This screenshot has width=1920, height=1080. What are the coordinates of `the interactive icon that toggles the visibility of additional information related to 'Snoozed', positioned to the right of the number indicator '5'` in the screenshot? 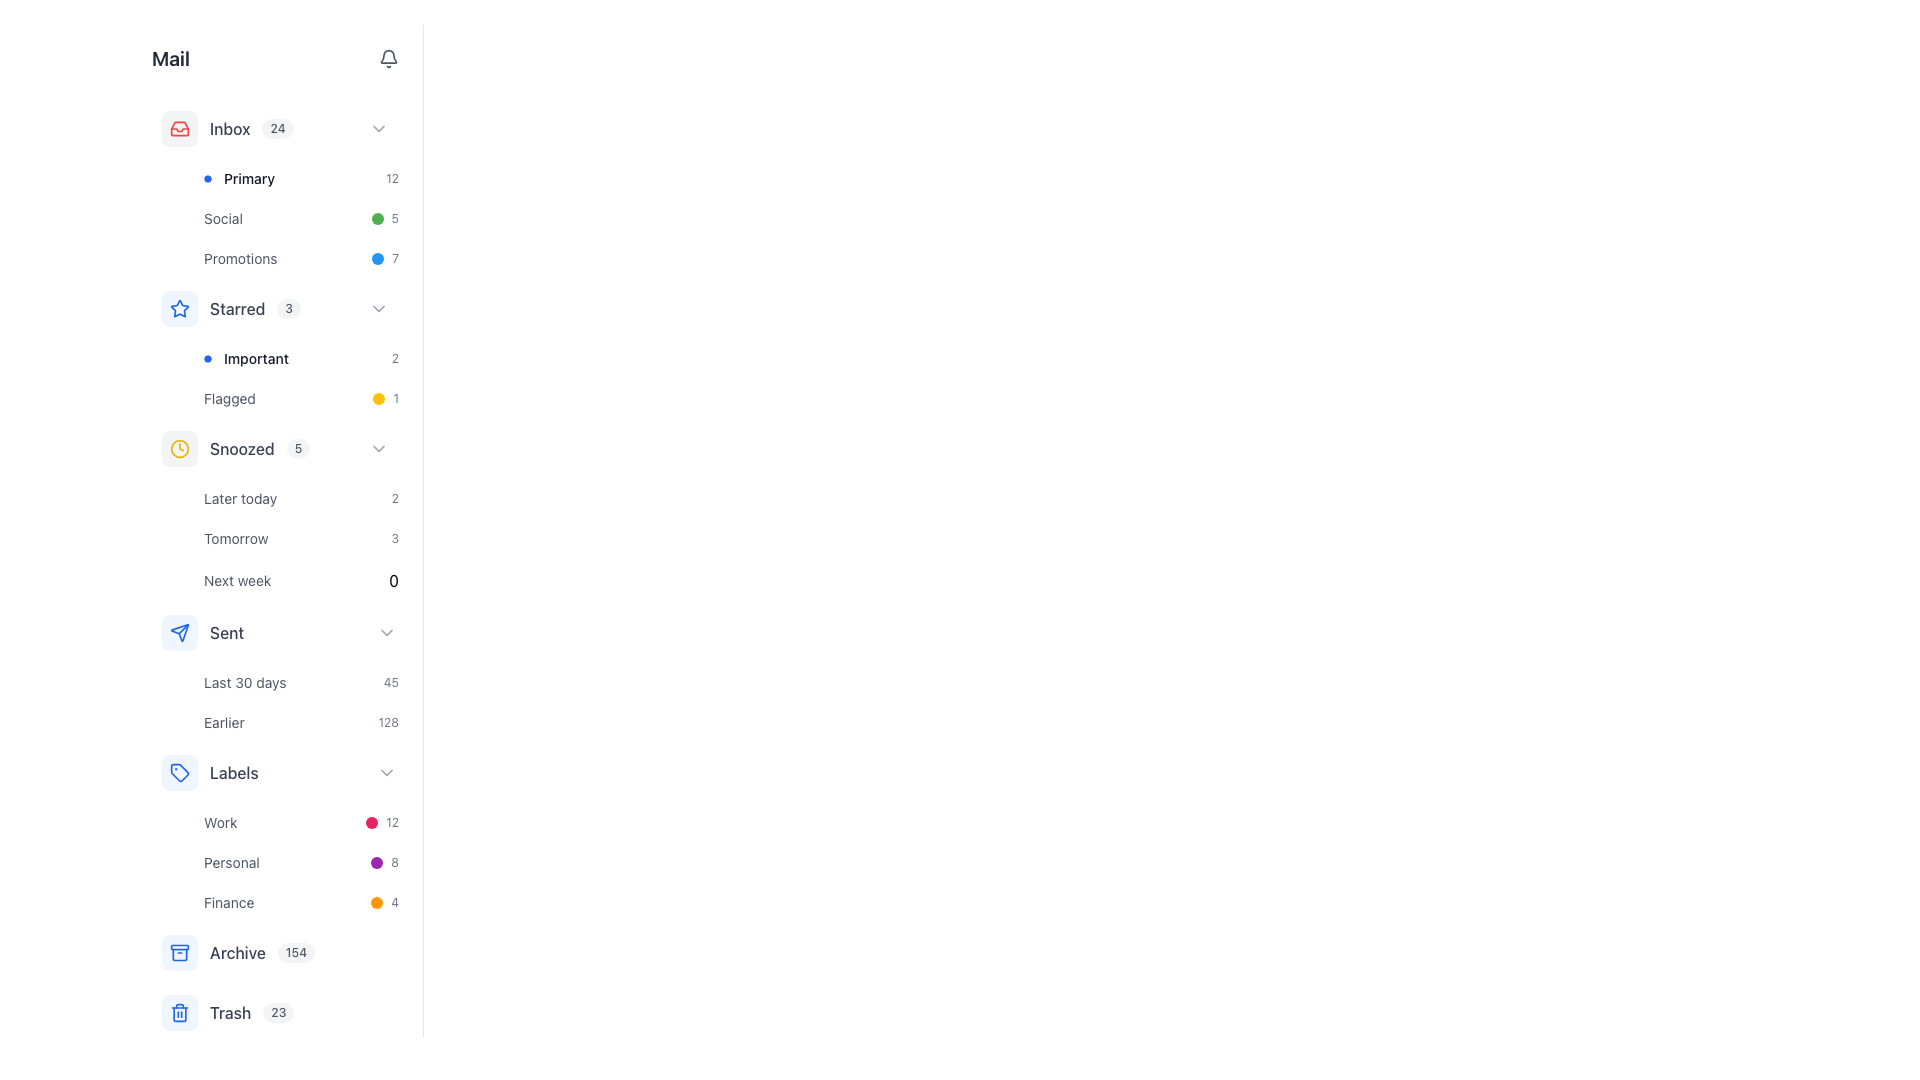 It's located at (379, 447).